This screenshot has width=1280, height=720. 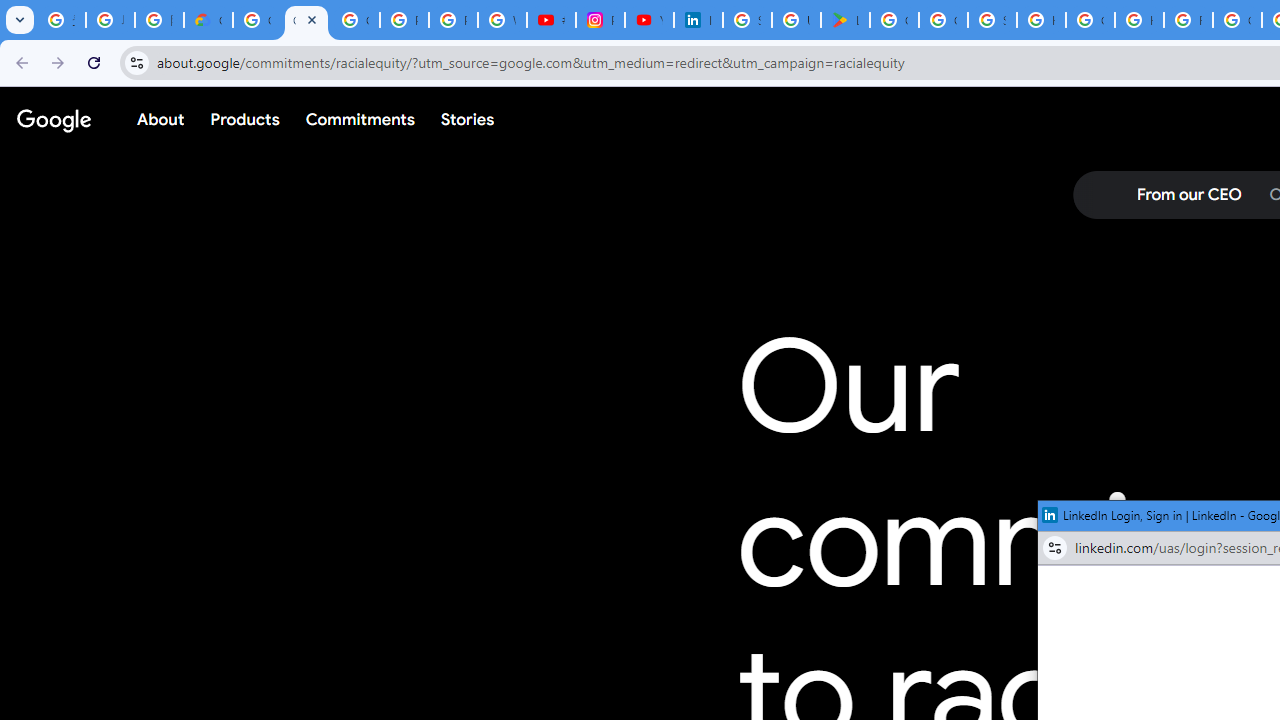 What do you see at coordinates (244, 119) in the screenshot?
I see `'Products'` at bounding box center [244, 119].